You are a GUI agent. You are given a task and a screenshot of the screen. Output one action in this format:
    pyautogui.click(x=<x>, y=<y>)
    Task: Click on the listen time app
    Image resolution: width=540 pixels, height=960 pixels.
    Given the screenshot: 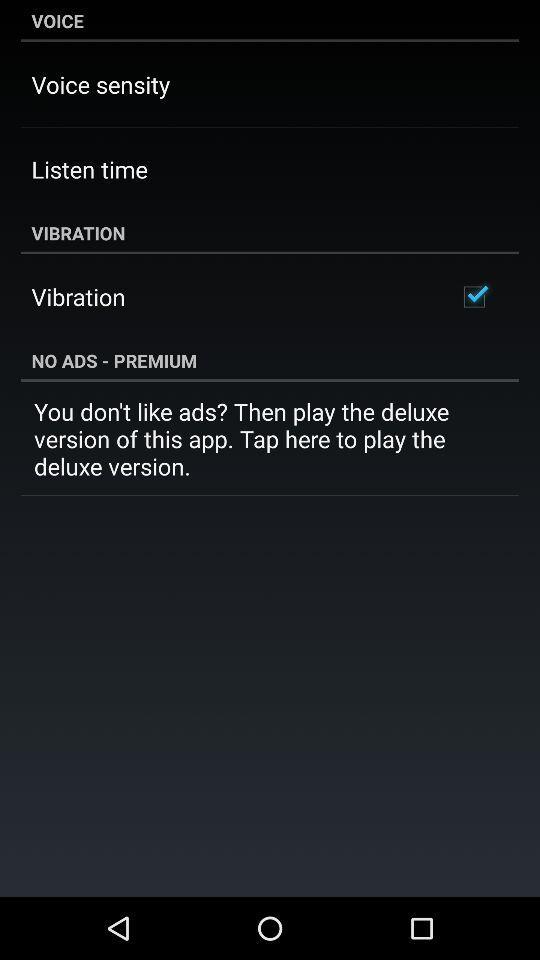 What is the action you would take?
    pyautogui.click(x=88, y=168)
    